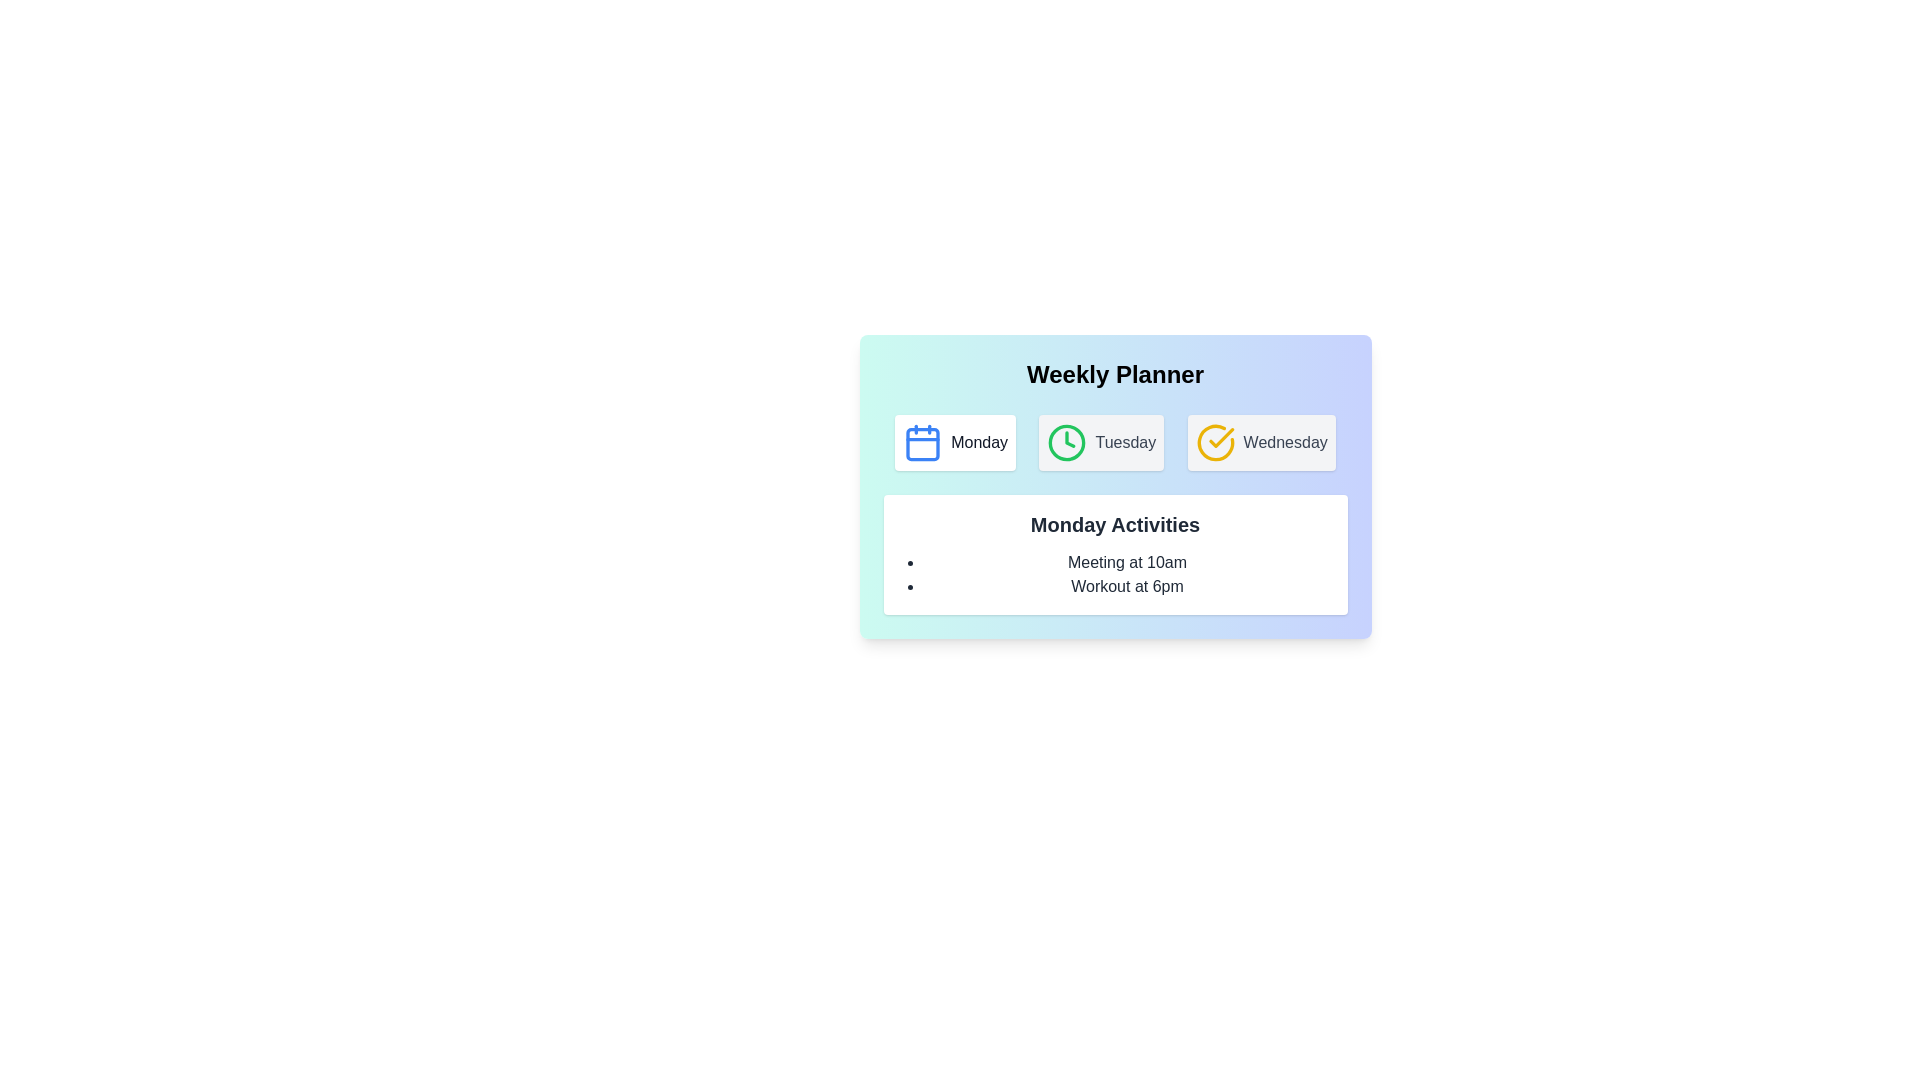  What do you see at coordinates (1260, 442) in the screenshot?
I see `the button corresponding to Wednesday to switch the displayed activities to that day` at bounding box center [1260, 442].